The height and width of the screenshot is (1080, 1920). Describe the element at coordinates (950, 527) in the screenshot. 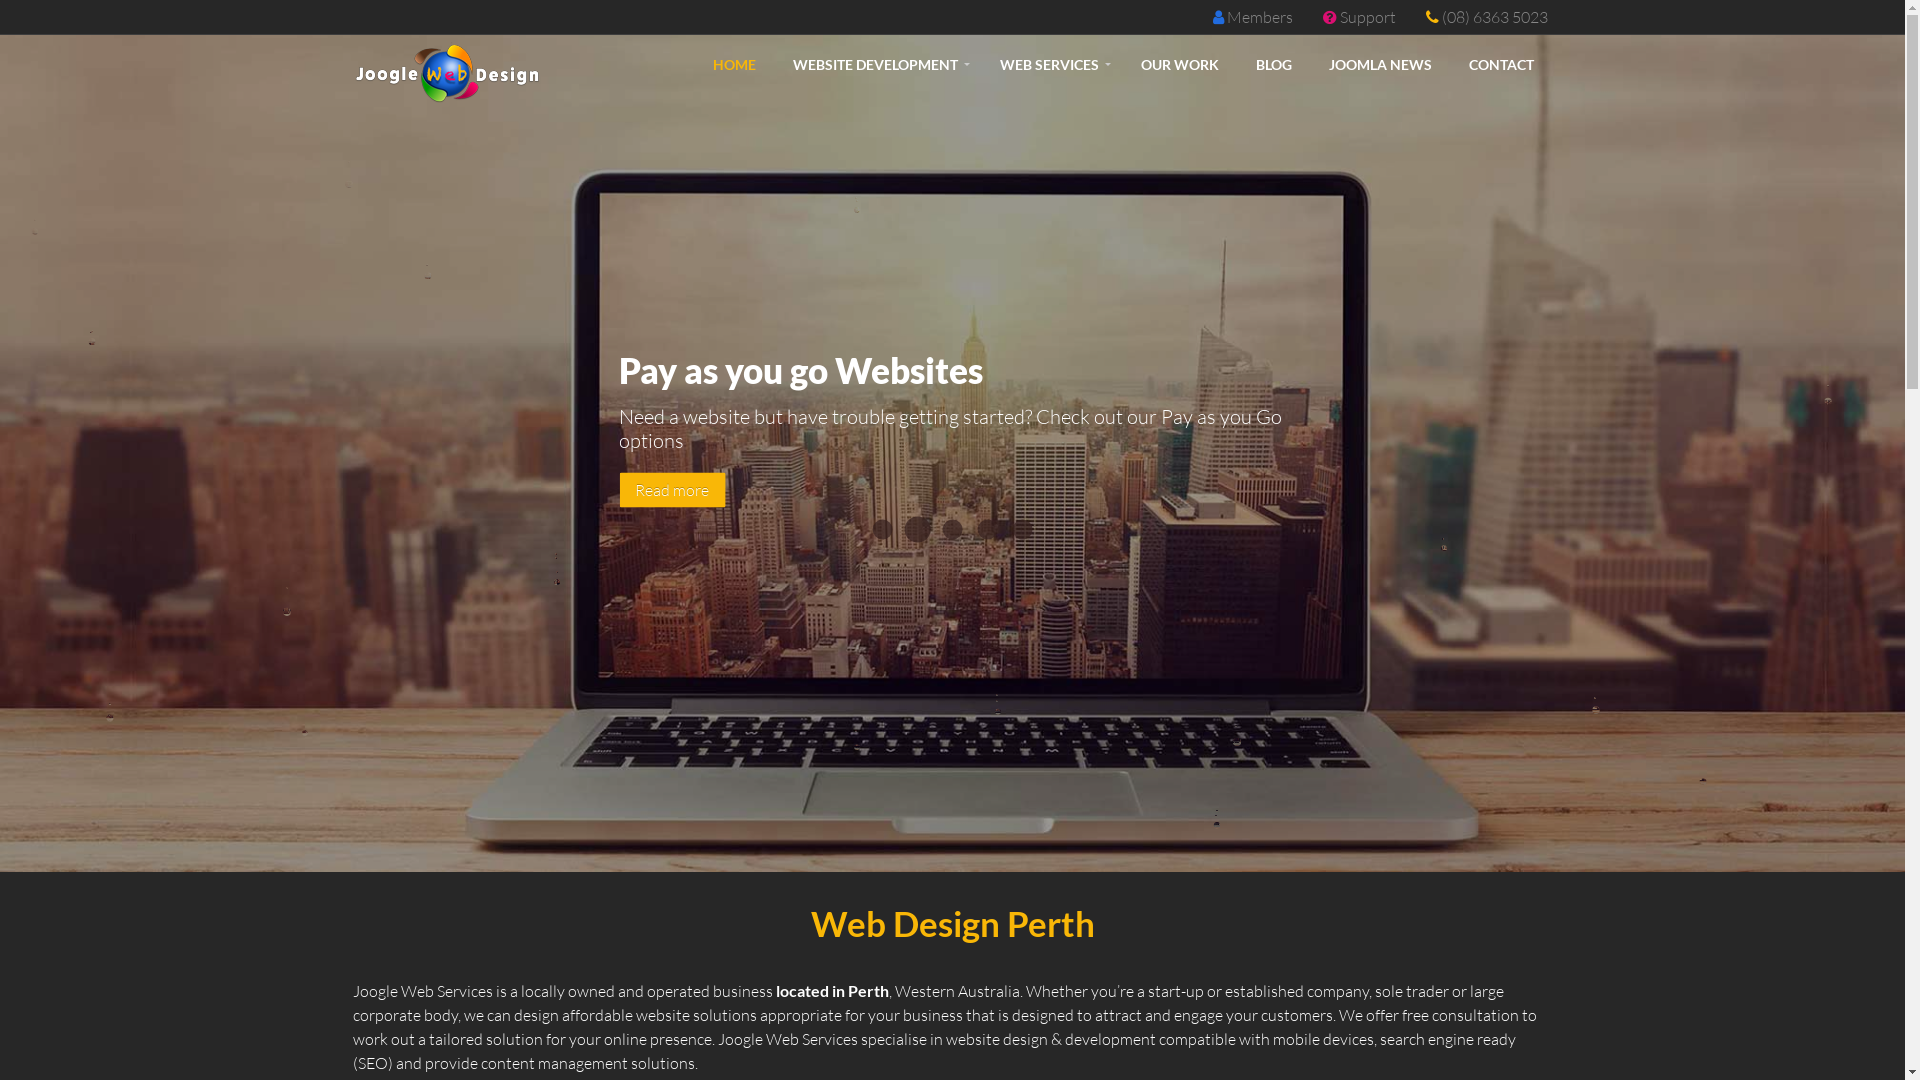

I see `'Web Design'` at that location.